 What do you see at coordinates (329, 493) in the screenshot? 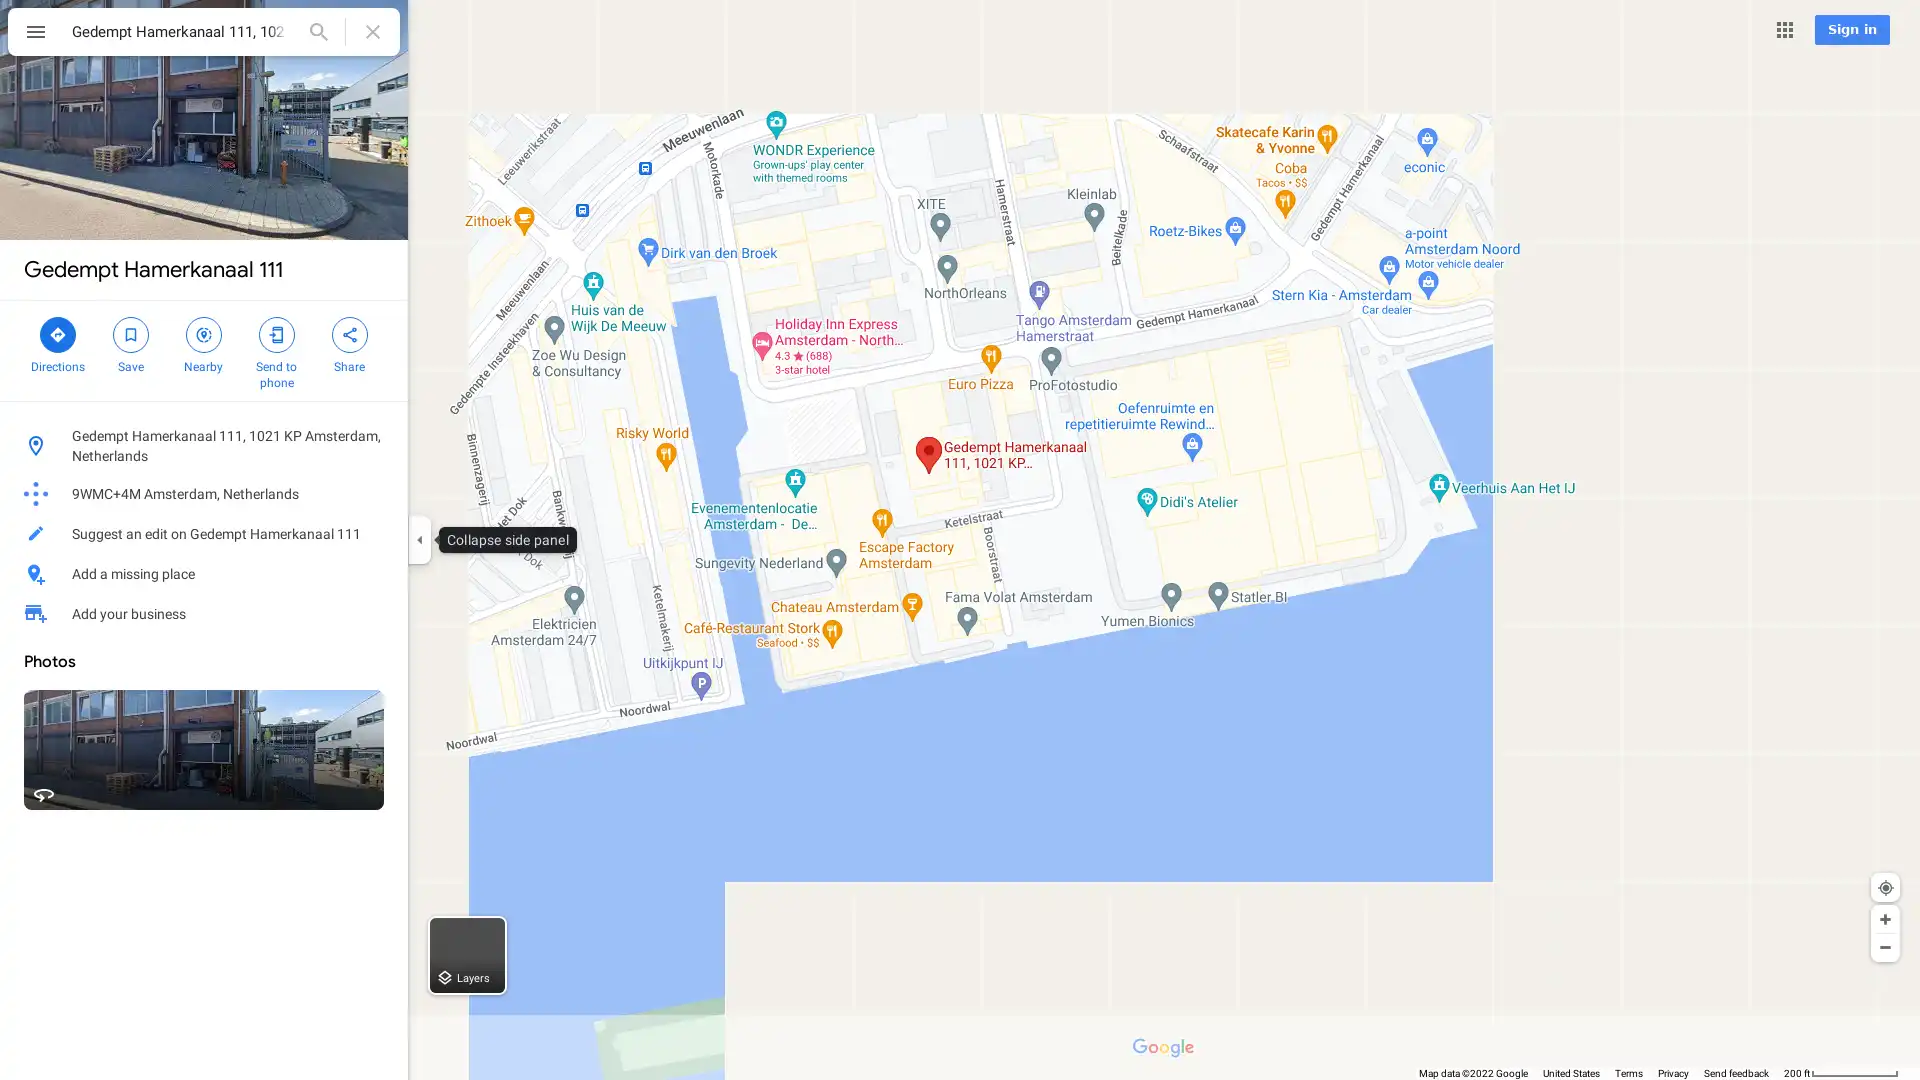
I see `Copy plus code` at bounding box center [329, 493].